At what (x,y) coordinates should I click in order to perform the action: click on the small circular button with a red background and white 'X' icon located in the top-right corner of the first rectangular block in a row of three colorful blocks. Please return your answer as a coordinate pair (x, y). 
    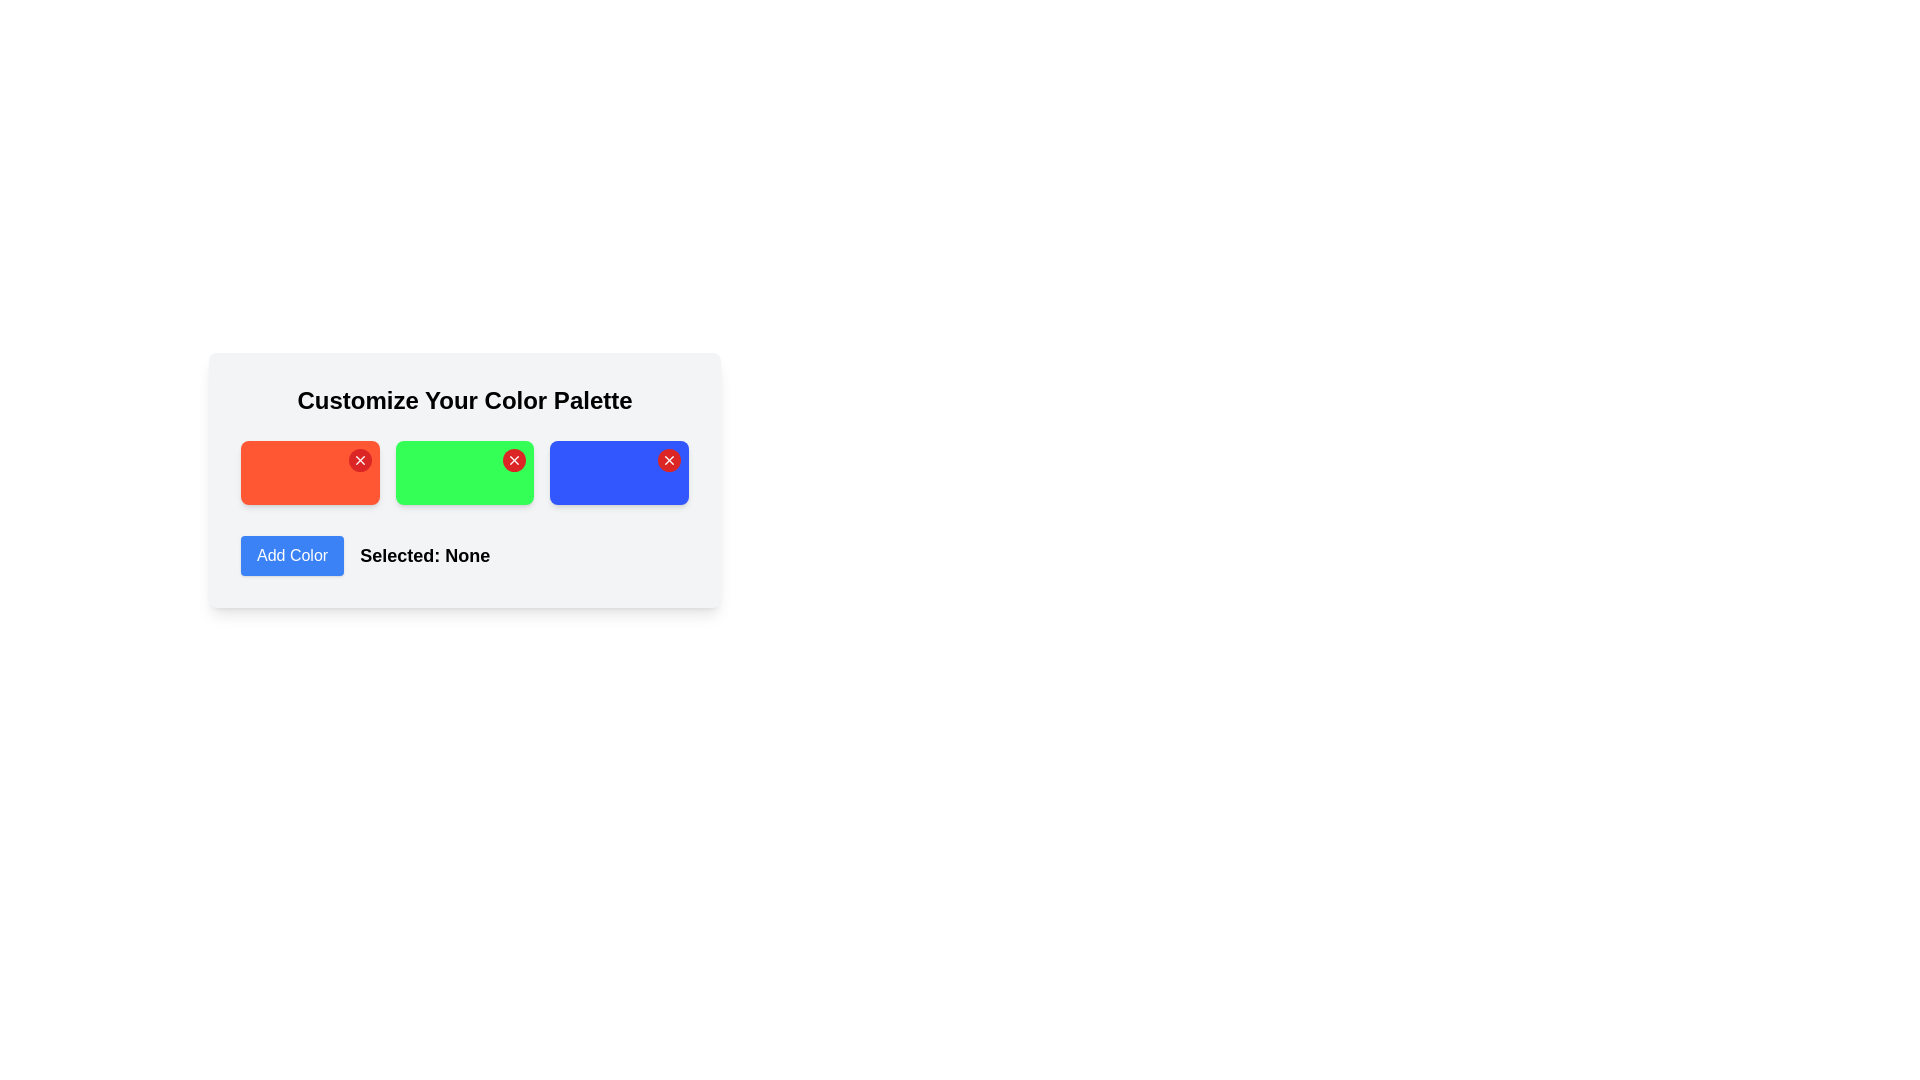
    Looking at the image, I should click on (360, 460).